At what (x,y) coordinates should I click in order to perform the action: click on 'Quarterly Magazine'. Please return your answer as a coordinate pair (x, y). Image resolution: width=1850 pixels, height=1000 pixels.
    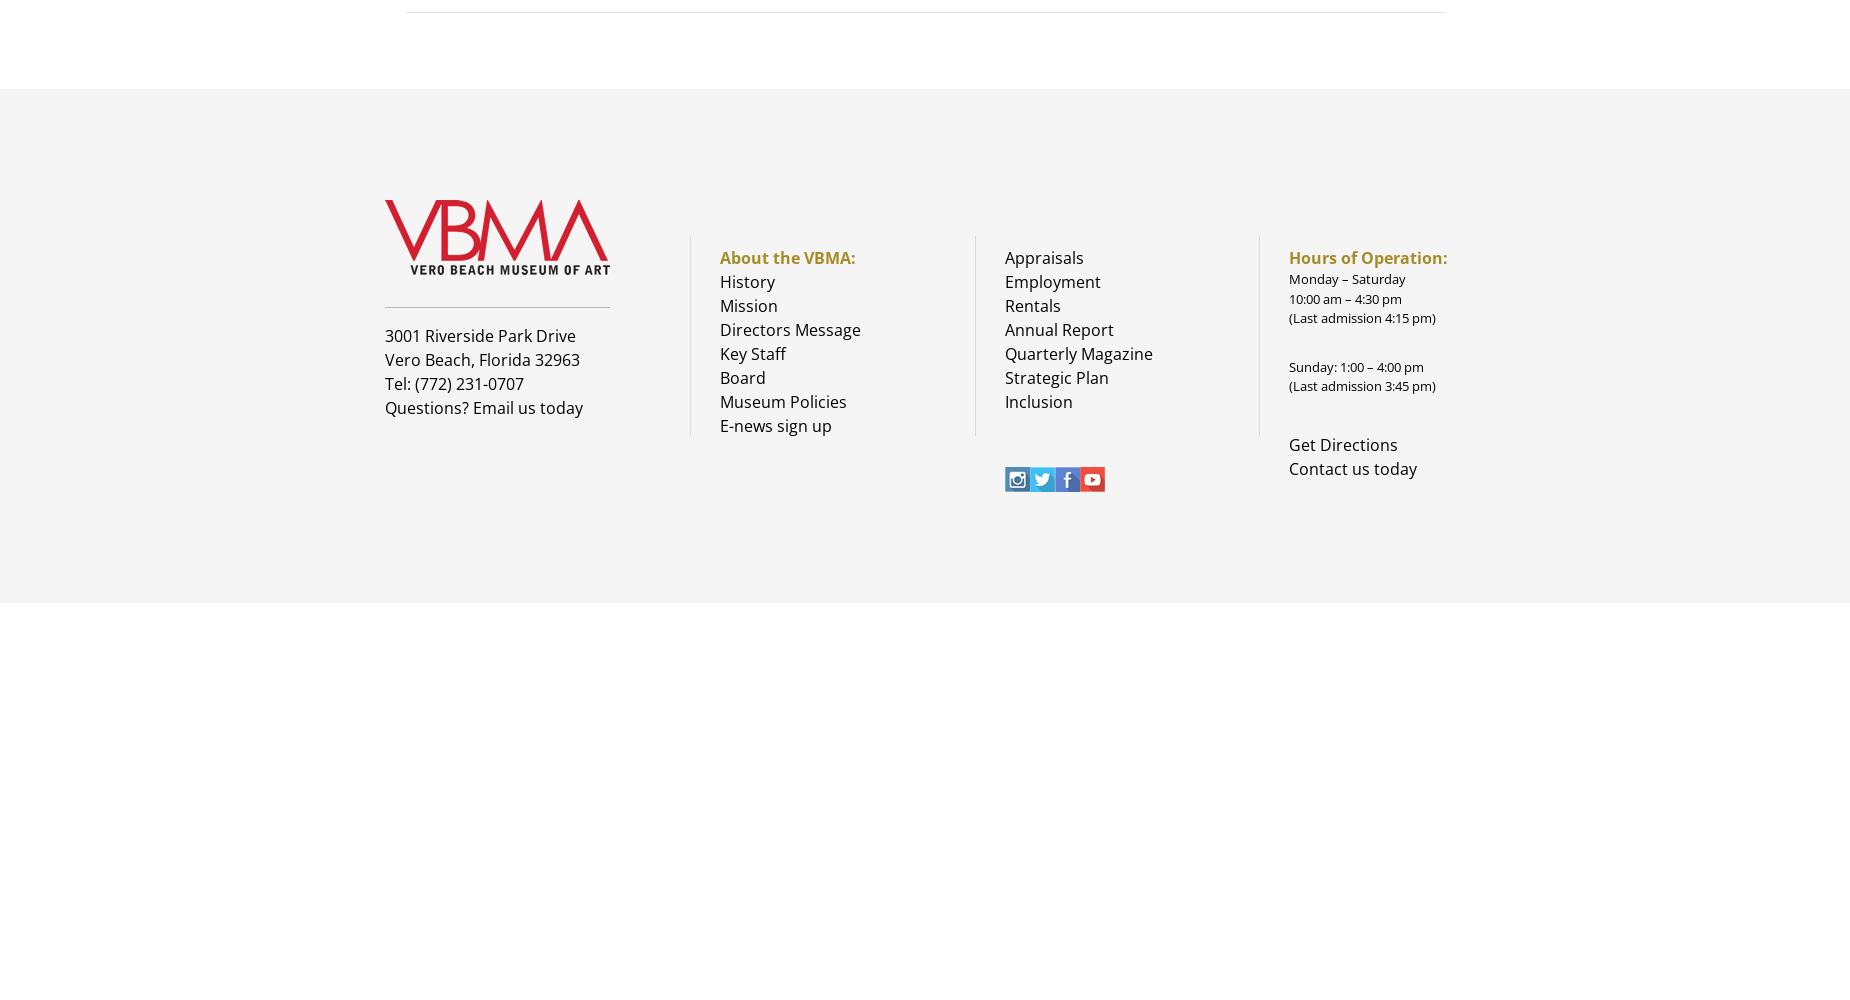
    Looking at the image, I should click on (1076, 353).